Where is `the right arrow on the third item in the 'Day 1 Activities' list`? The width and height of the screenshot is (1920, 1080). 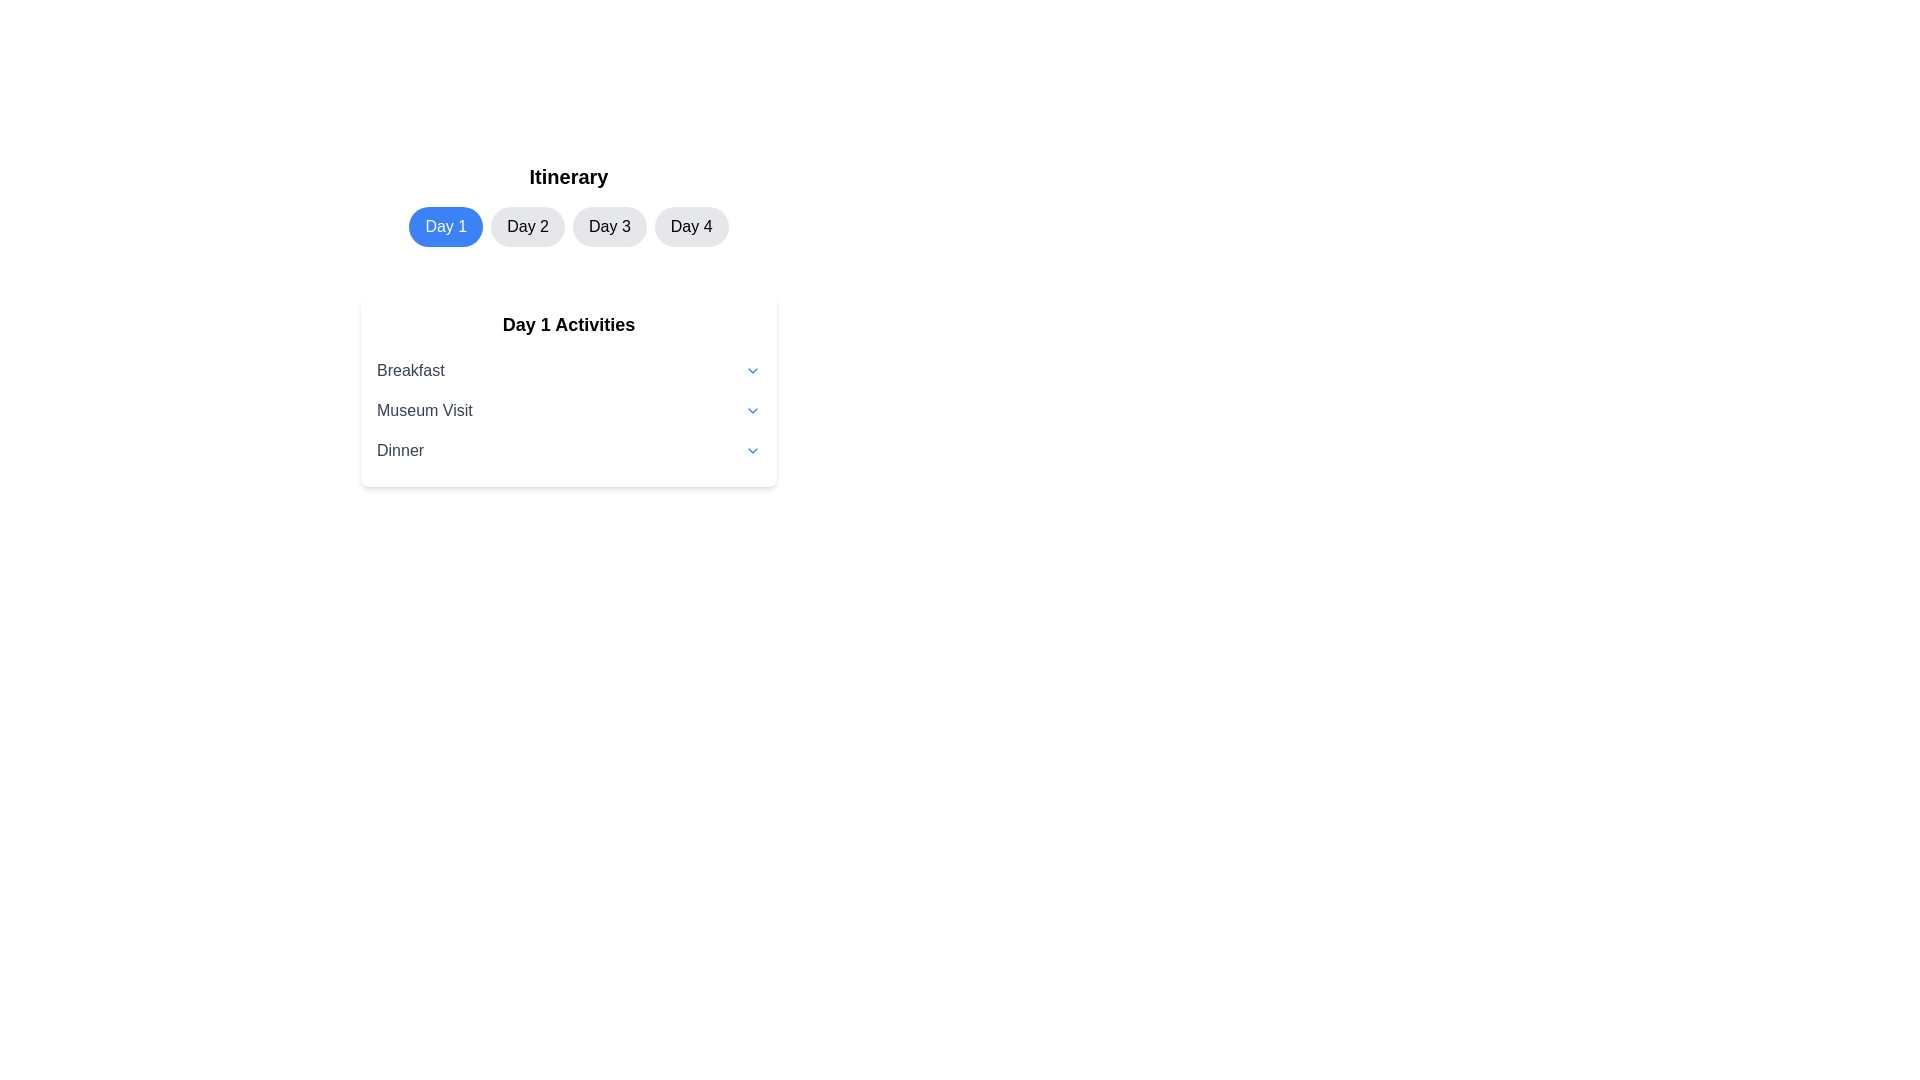 the right arrow on the third item in the 'Day 1 Activities' list is located at coordinates (568, 451).